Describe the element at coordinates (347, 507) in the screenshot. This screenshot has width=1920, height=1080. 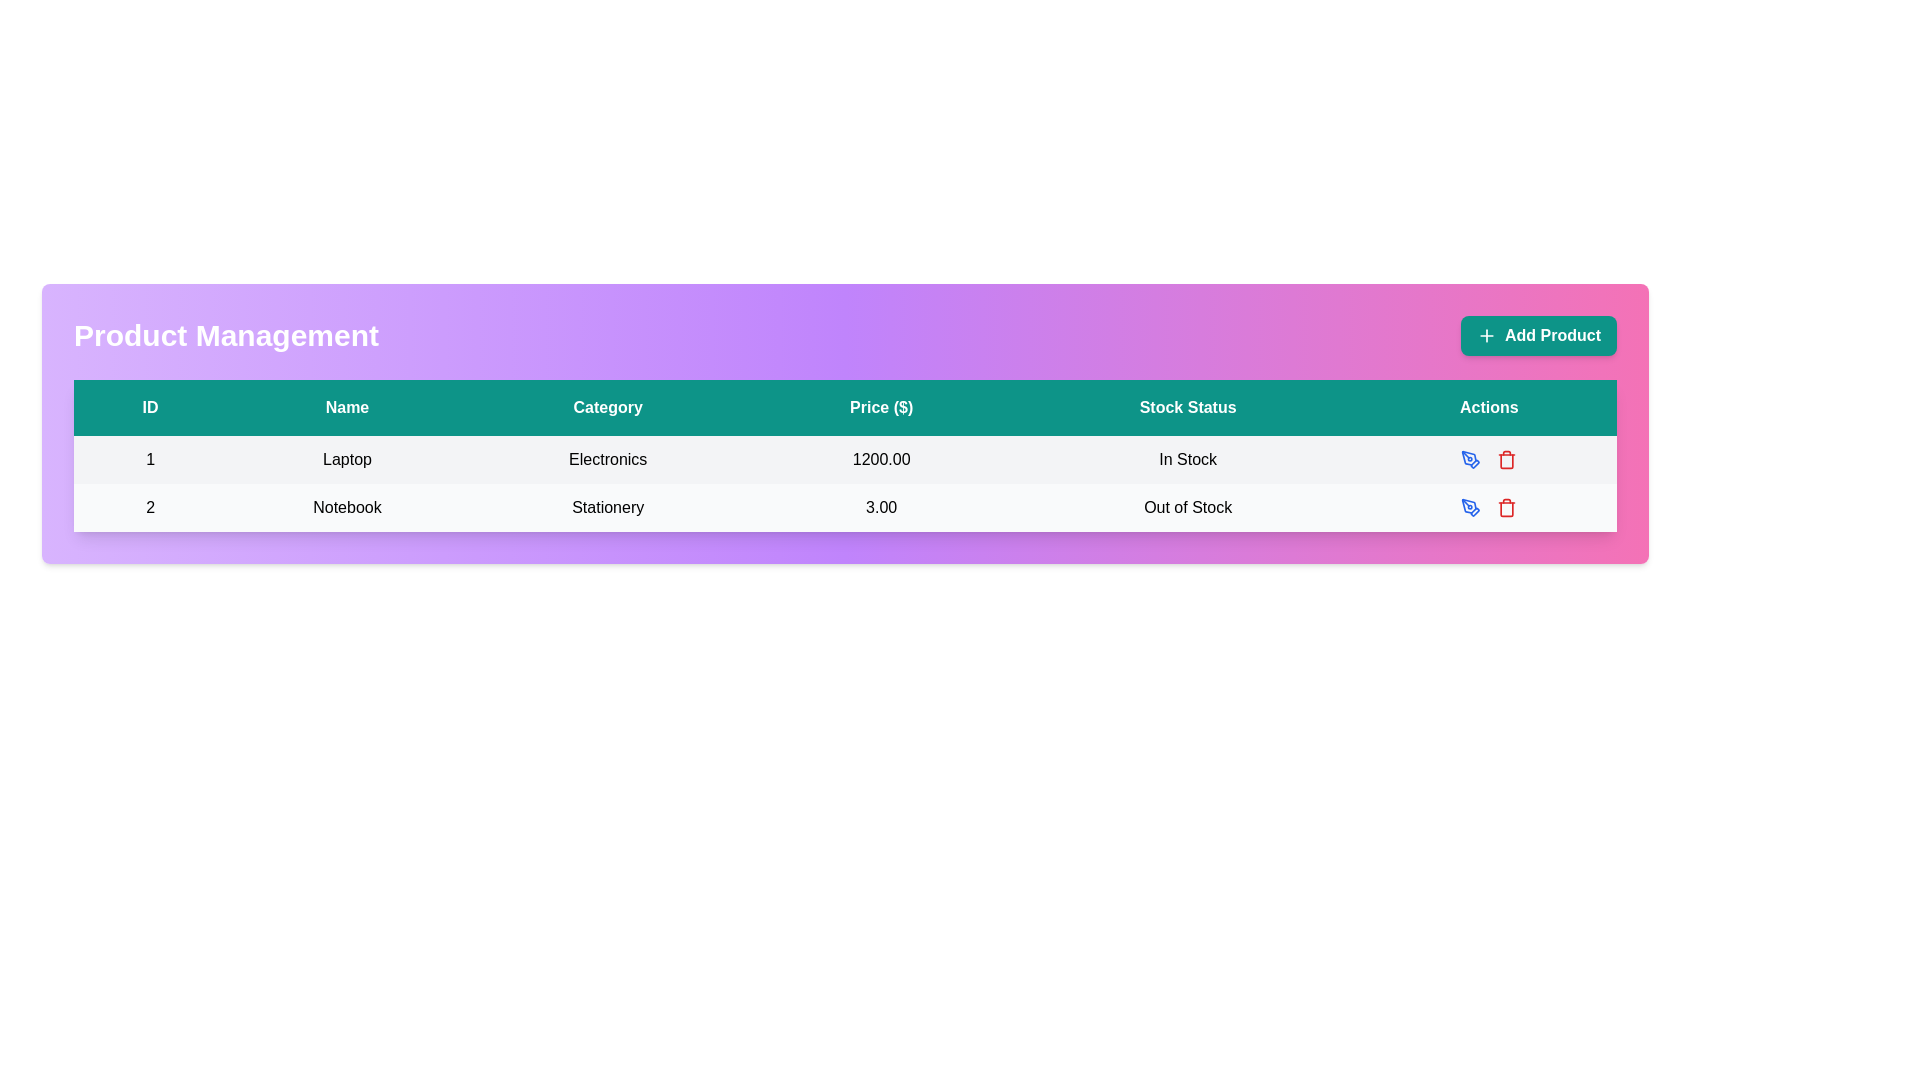
I see `the Static text element displaying 'Notebook' located in the second row of the table under the 'Name' column` at that location.